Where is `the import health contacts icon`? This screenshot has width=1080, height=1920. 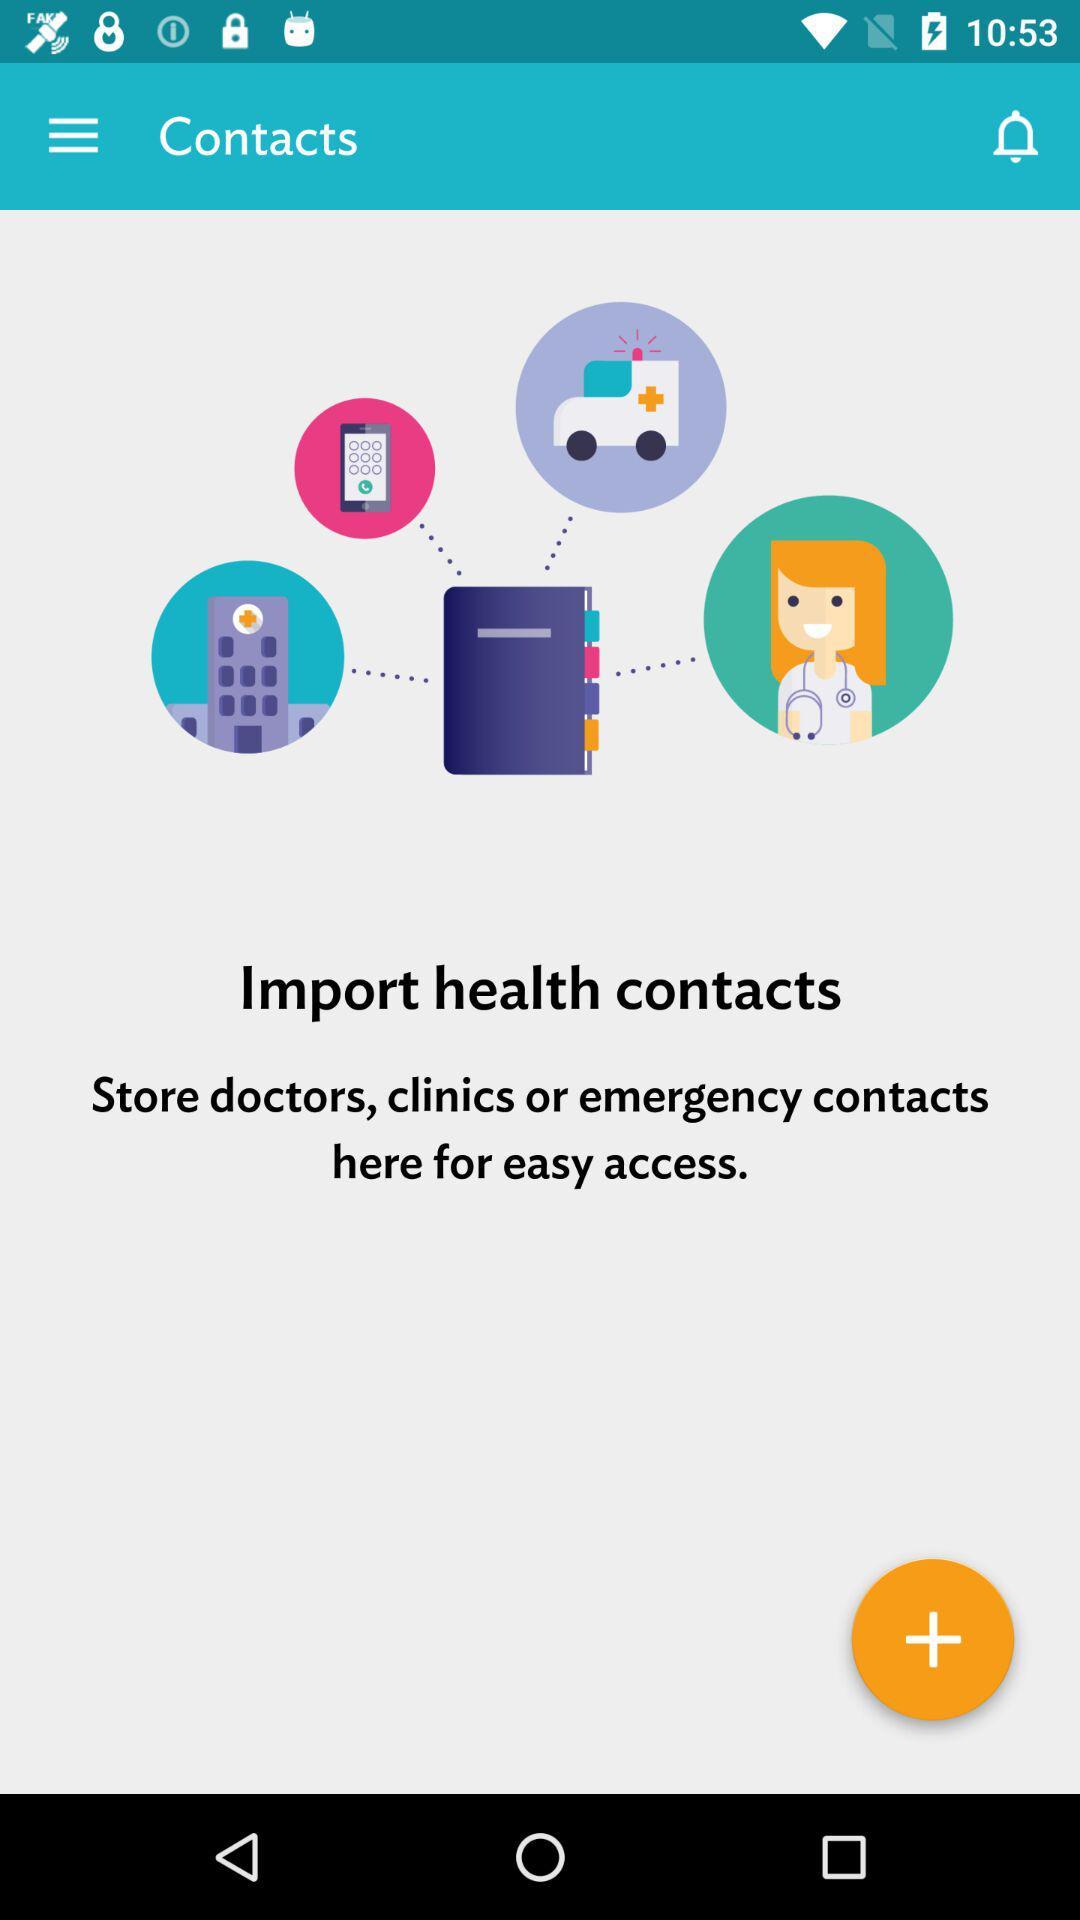
the import health contacts icon is located at coordinates (540, 987).